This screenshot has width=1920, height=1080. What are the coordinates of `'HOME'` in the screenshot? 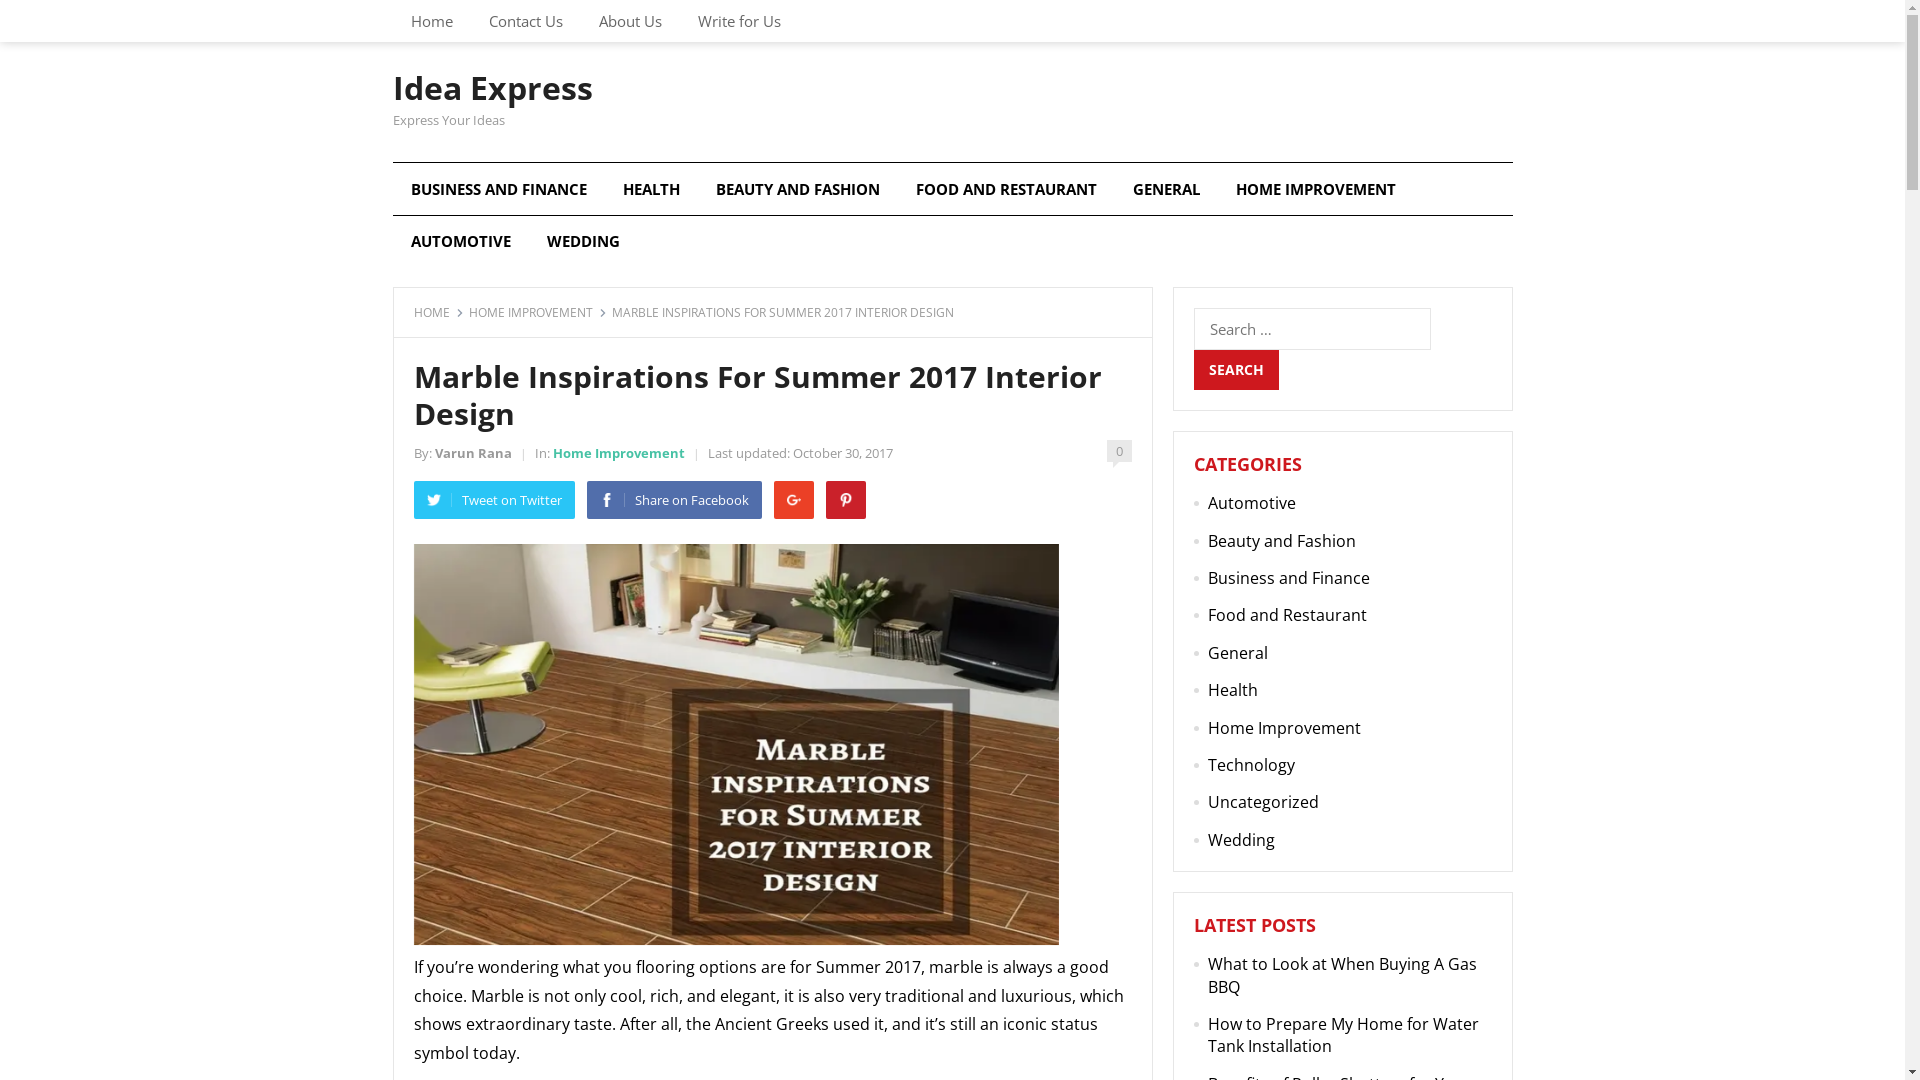 It's located at (412, 312).